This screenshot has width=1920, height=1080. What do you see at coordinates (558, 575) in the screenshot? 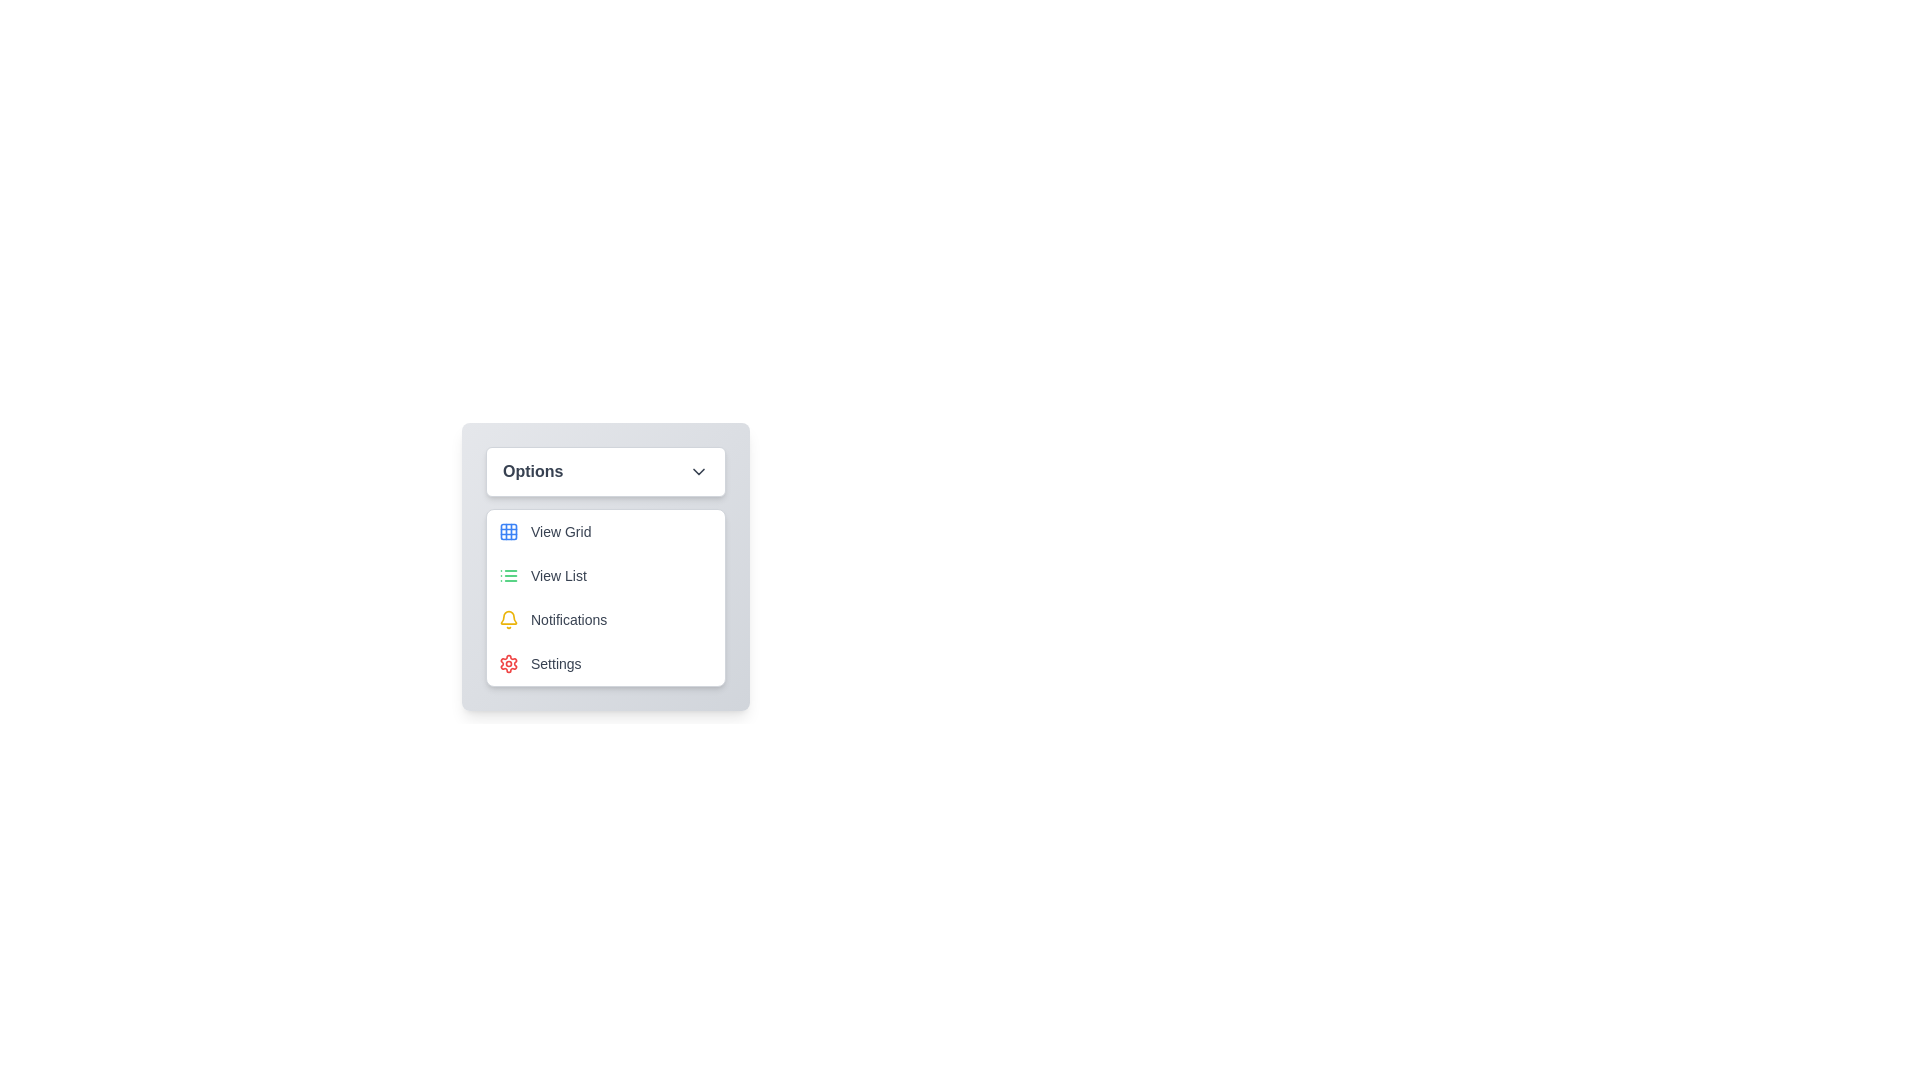
I see `the text label that describes switching to a list layout, located in the second row of the vertical list menu, between 'View Grid' and 'Notifications'` at bounding box center [558, 575].